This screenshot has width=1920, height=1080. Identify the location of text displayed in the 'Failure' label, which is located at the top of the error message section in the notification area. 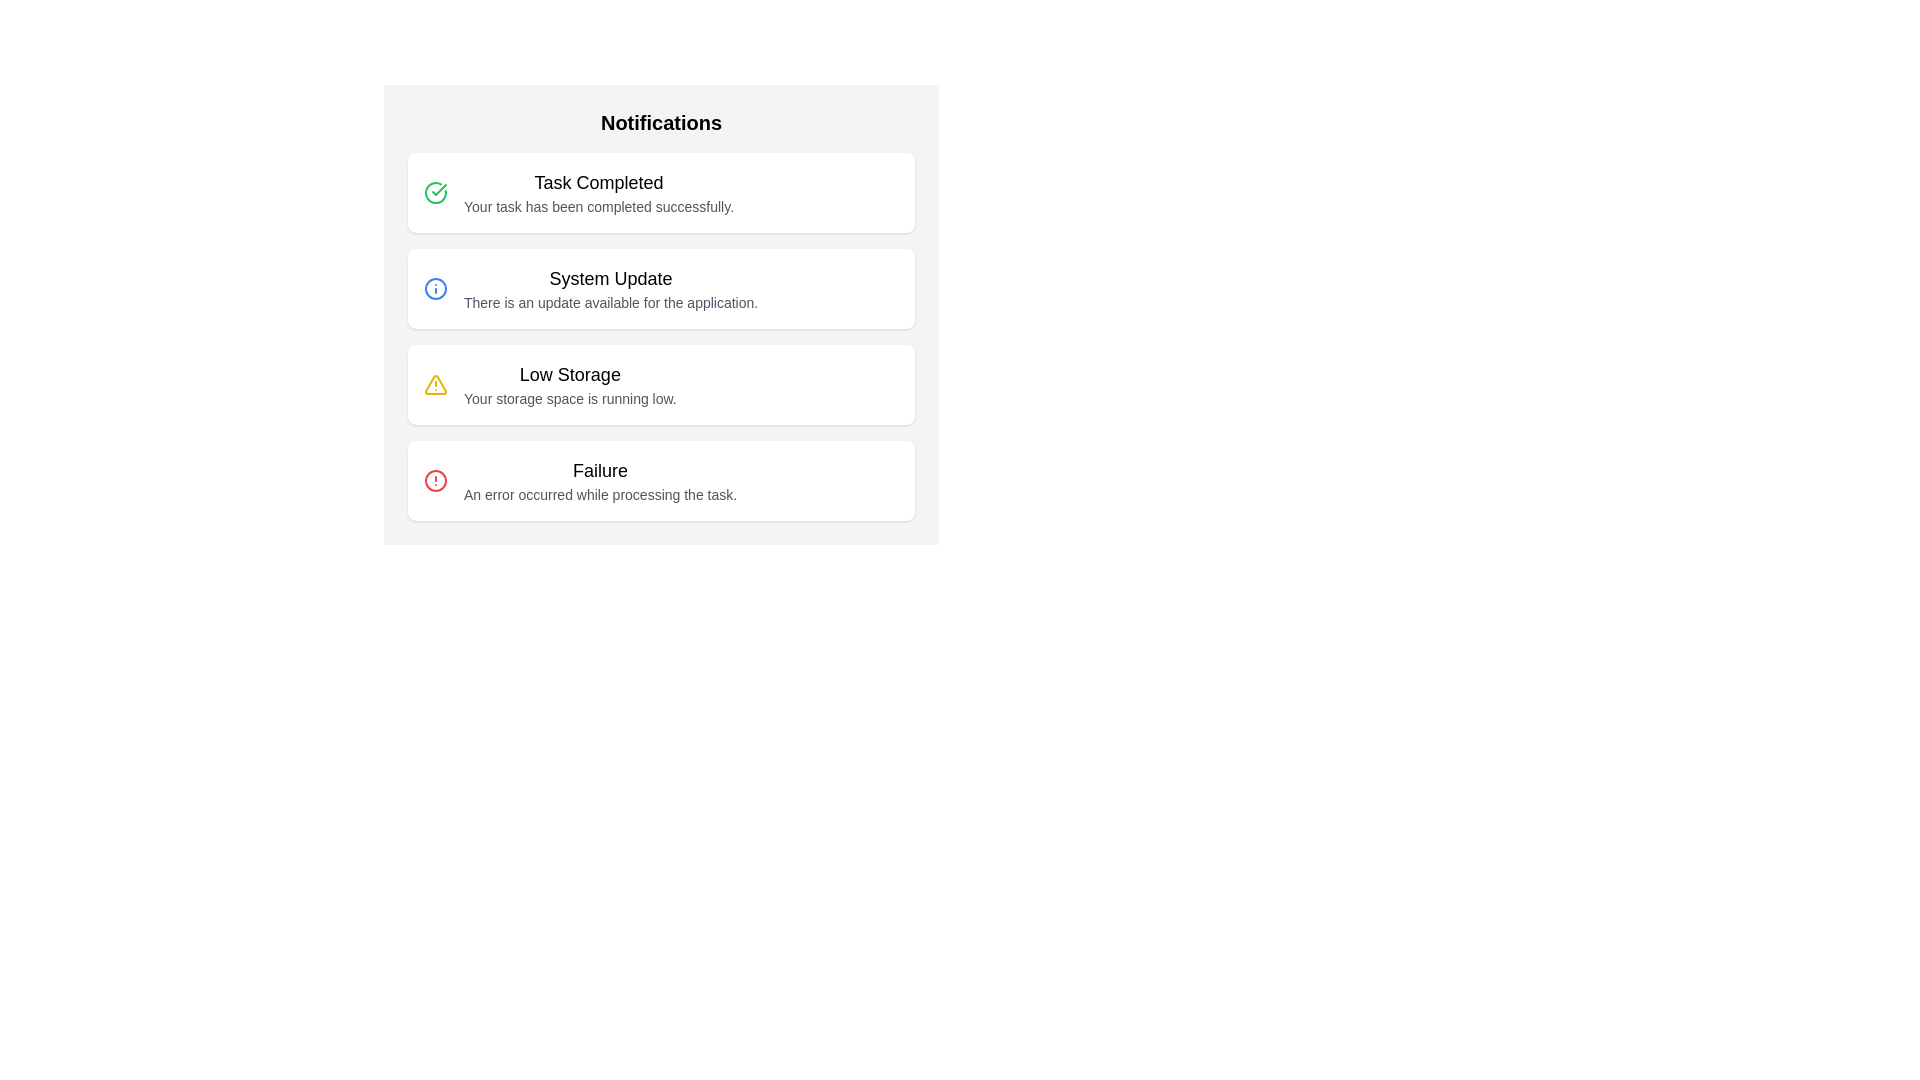
(599, 470).